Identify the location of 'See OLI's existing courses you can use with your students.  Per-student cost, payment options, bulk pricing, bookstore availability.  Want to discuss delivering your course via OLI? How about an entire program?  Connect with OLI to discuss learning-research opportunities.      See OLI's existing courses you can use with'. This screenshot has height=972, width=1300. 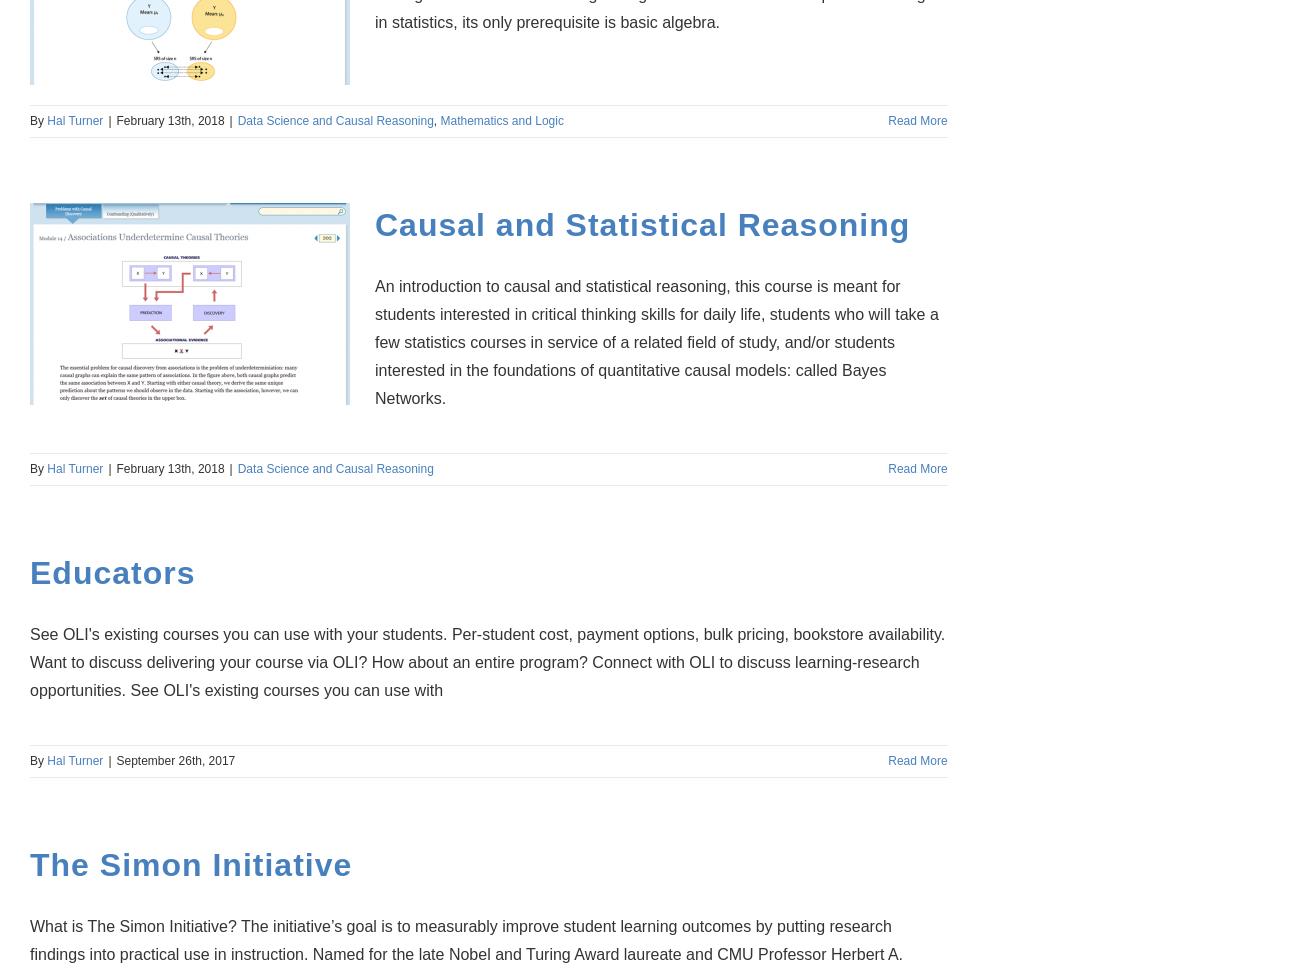
(486, 661).